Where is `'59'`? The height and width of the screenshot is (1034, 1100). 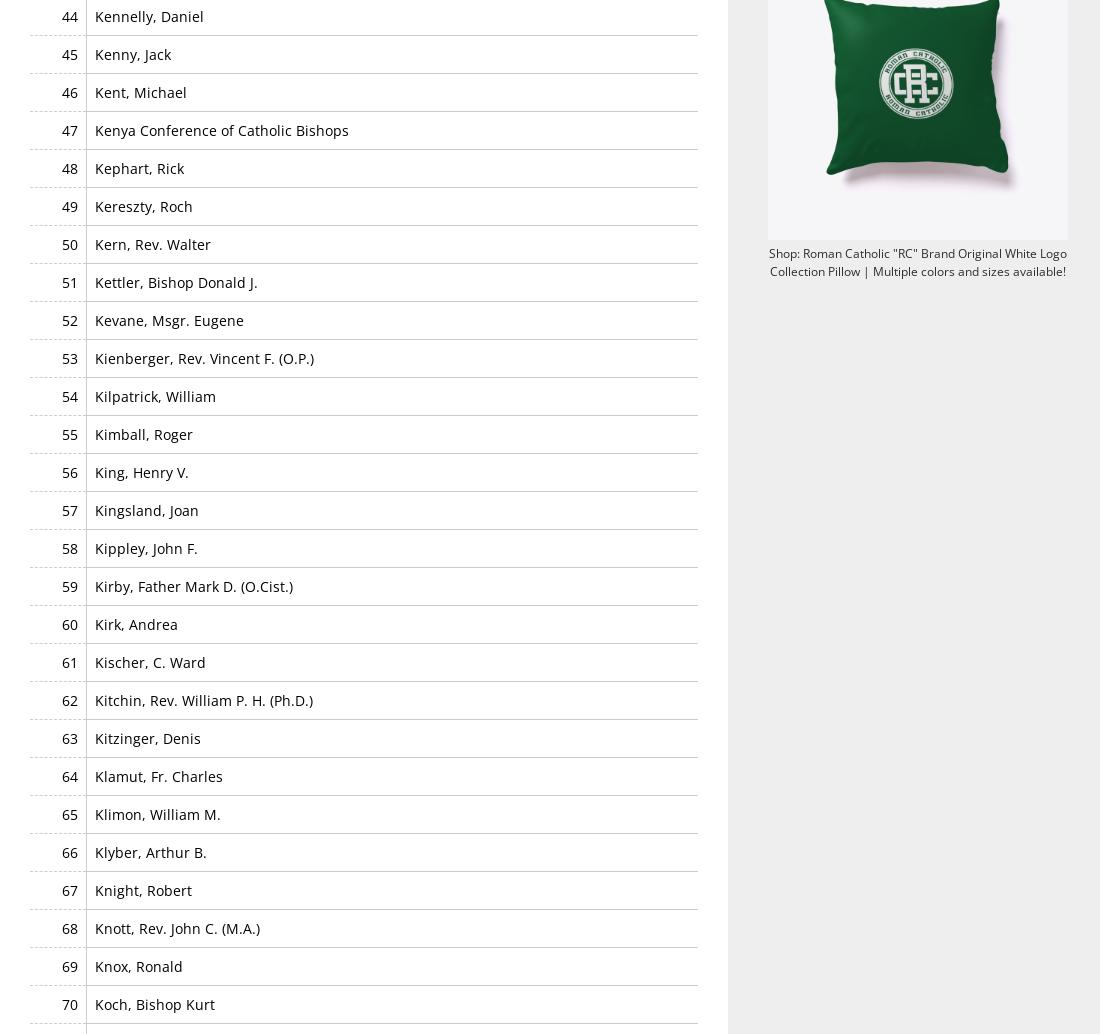 '59' is located at coordinates (68, 585).